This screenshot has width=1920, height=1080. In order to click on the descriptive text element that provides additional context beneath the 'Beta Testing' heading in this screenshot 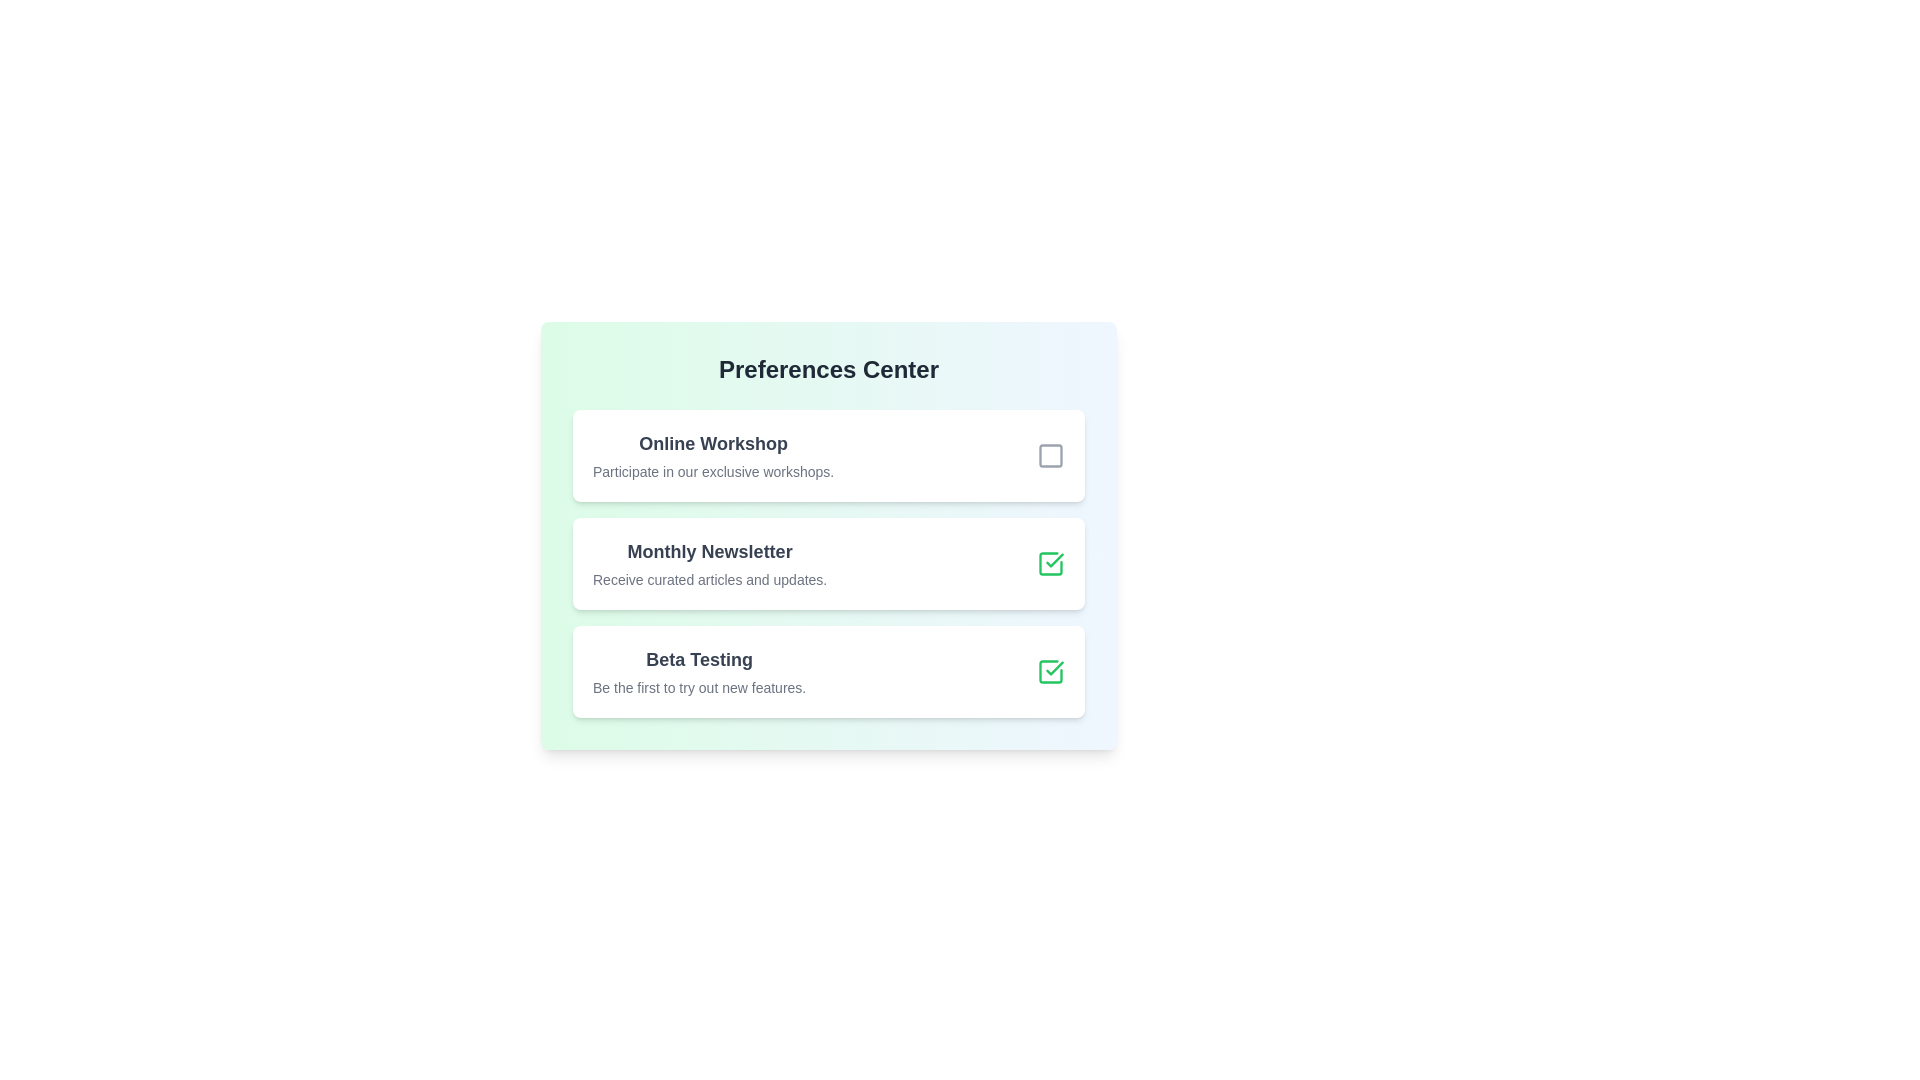, I will do `click(699, 686)`.